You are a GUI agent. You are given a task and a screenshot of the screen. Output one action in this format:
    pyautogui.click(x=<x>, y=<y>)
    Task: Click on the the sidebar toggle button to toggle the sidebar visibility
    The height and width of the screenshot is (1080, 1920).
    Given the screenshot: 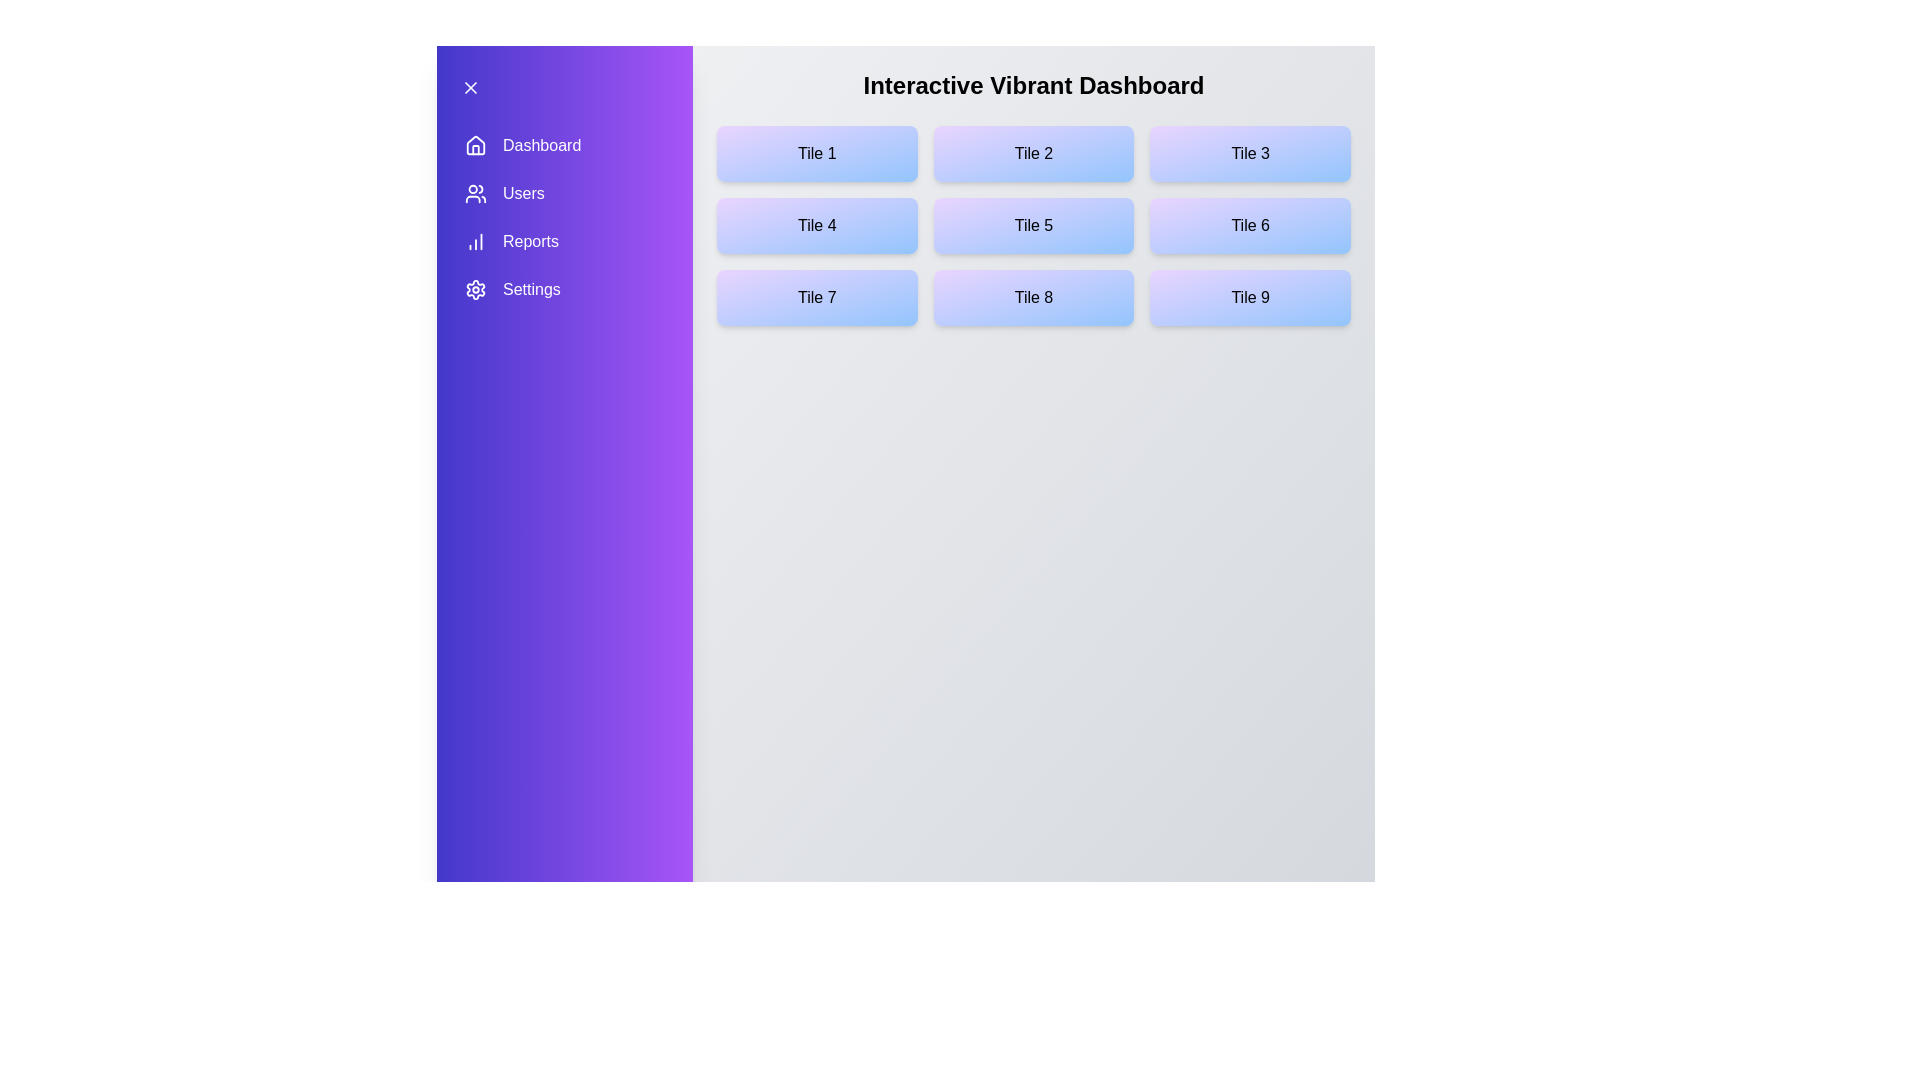 What is the action you would take?
    pyautogui.click(x=564, y=87)
    